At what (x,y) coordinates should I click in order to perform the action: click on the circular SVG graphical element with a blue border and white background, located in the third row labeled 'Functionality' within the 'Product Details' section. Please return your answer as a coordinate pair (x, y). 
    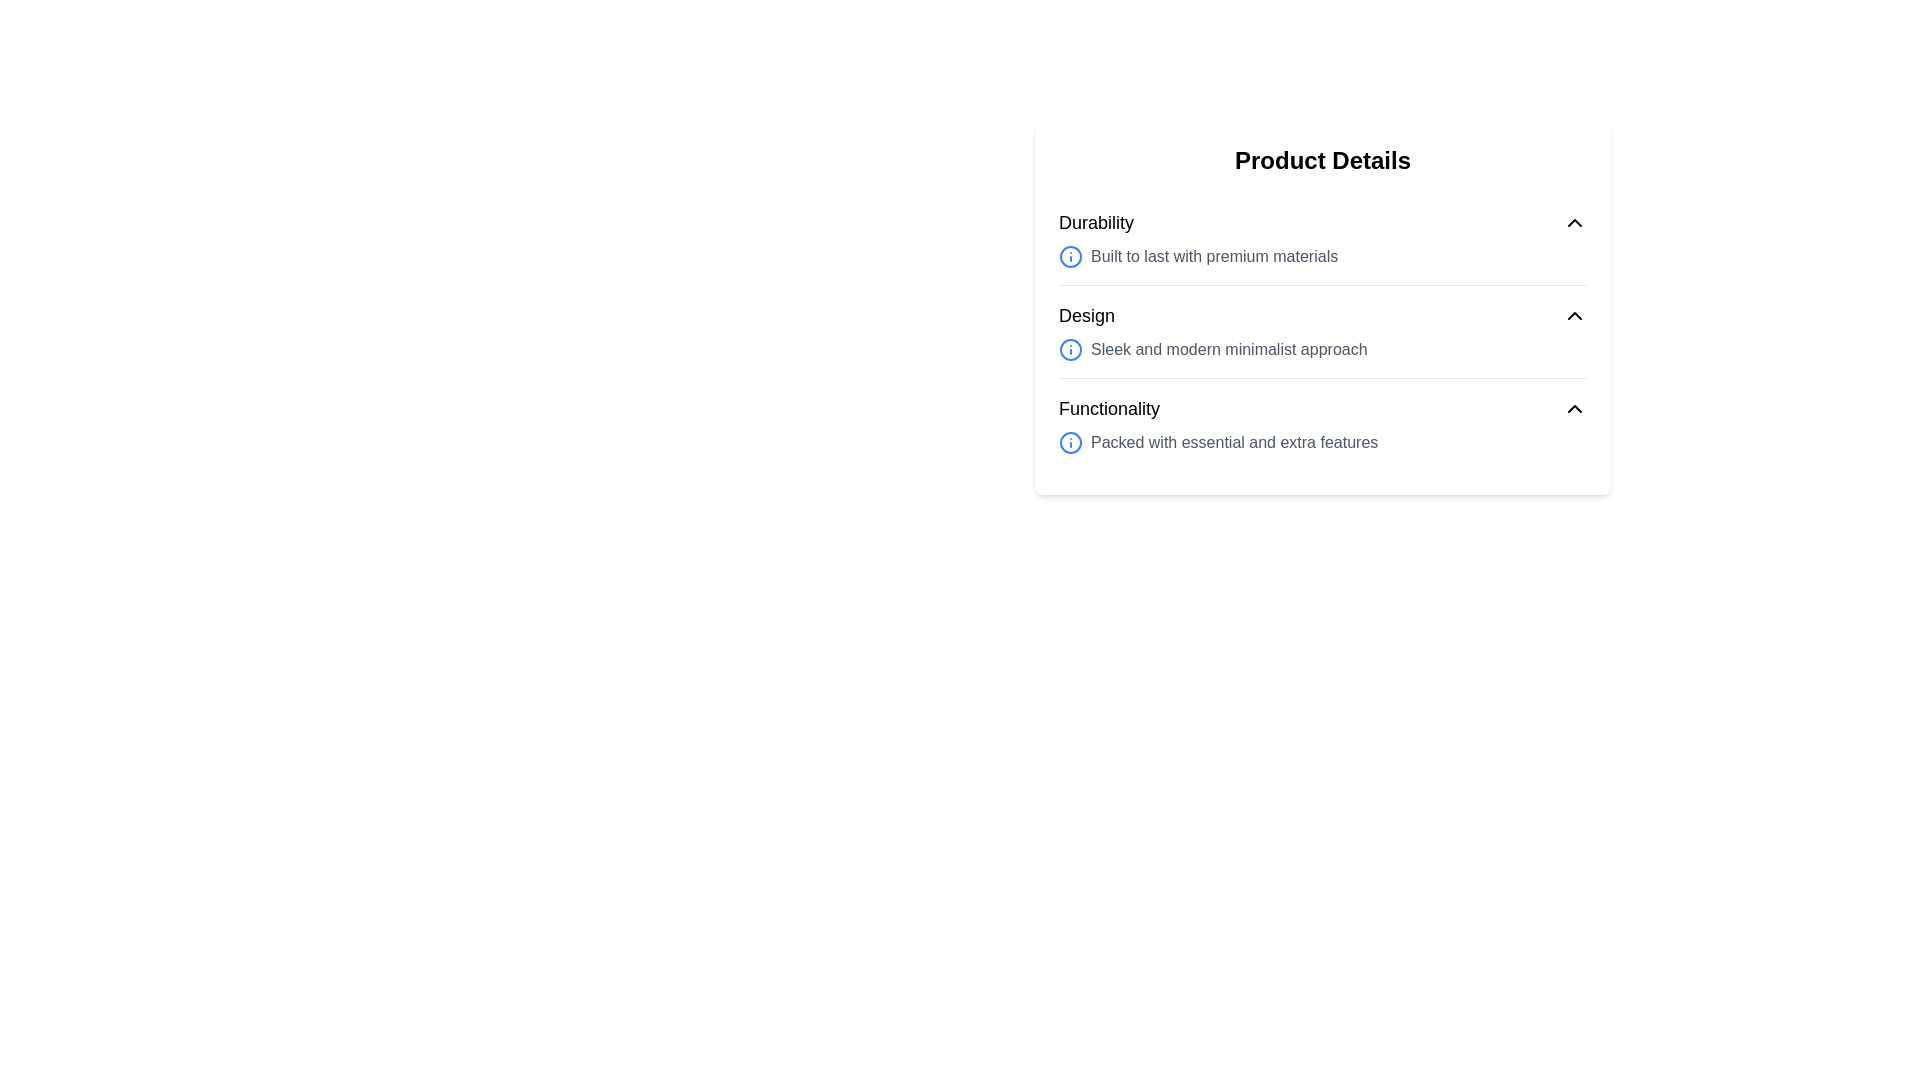
    Looking at the image, I should click on (1069, 442).